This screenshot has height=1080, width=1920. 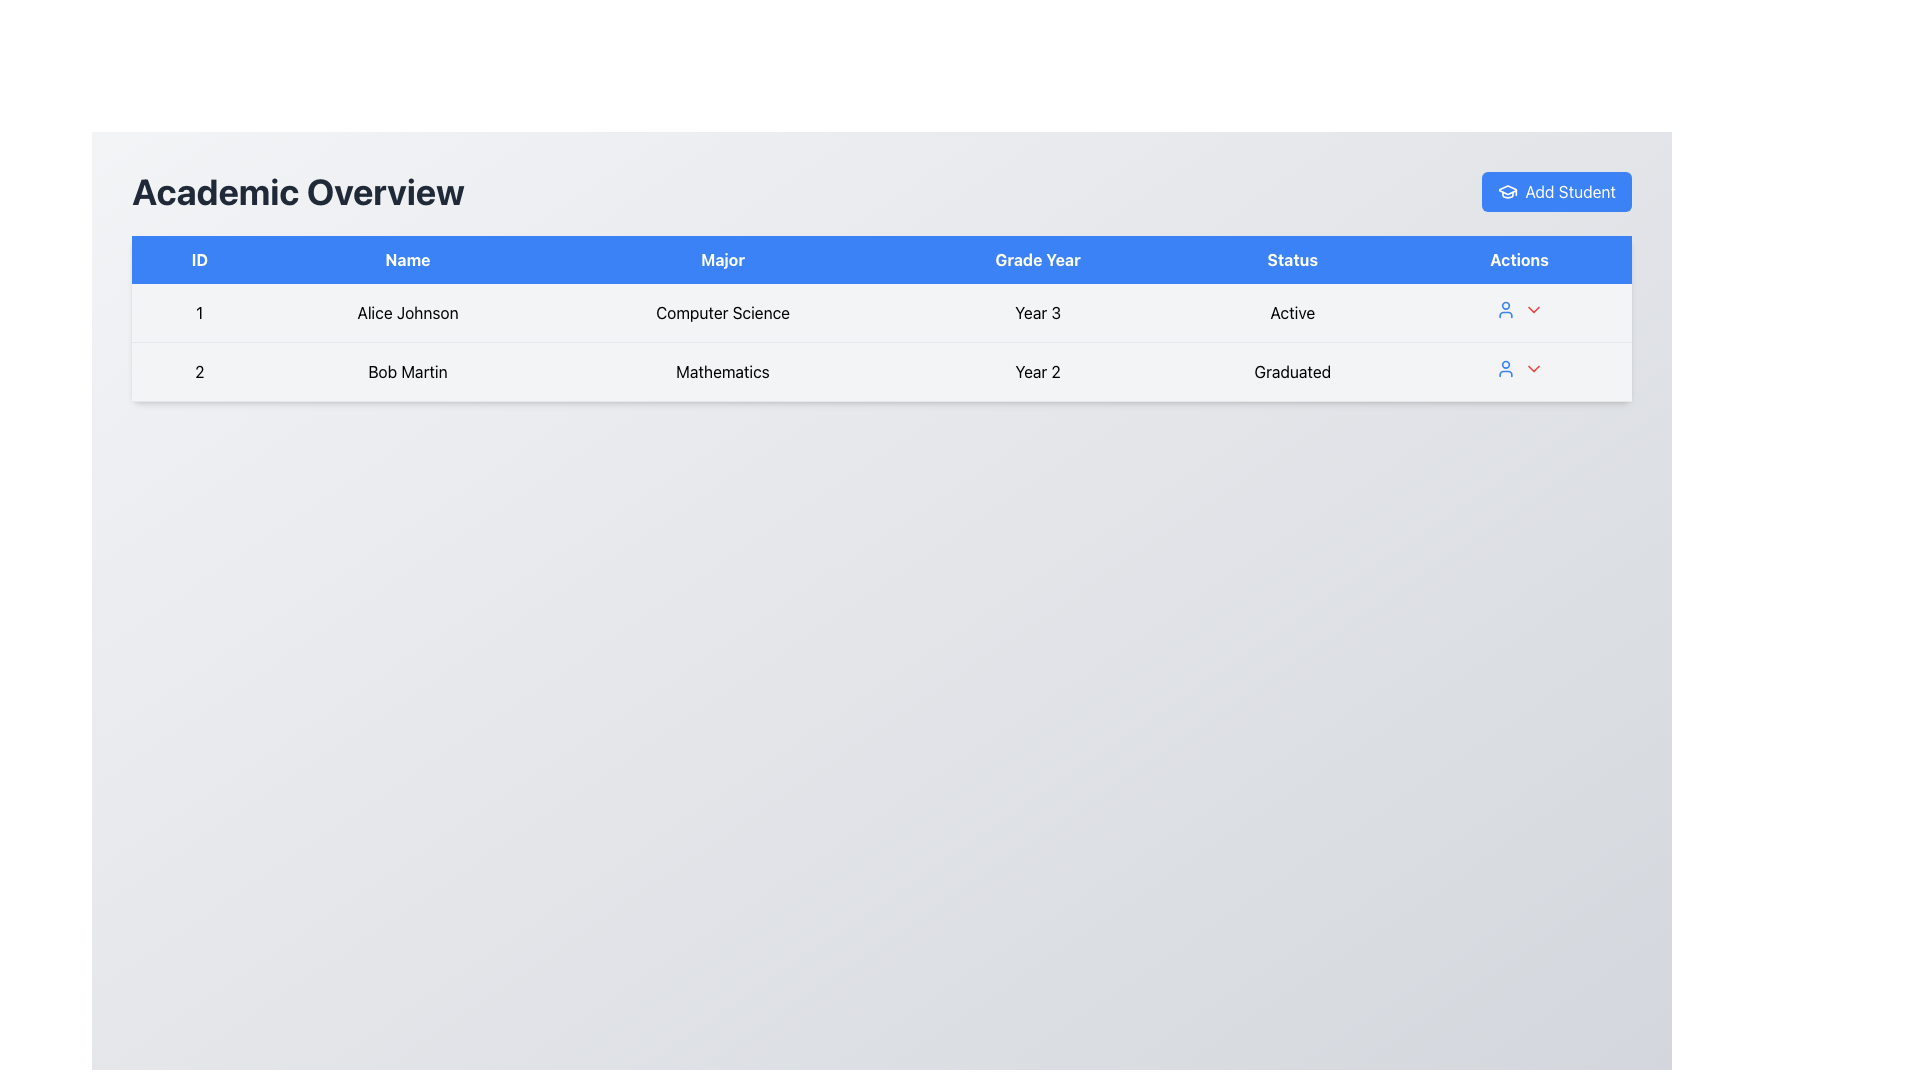 I want to click on the text label displaying 'Alice Johnson', so click(x=407, y=313).